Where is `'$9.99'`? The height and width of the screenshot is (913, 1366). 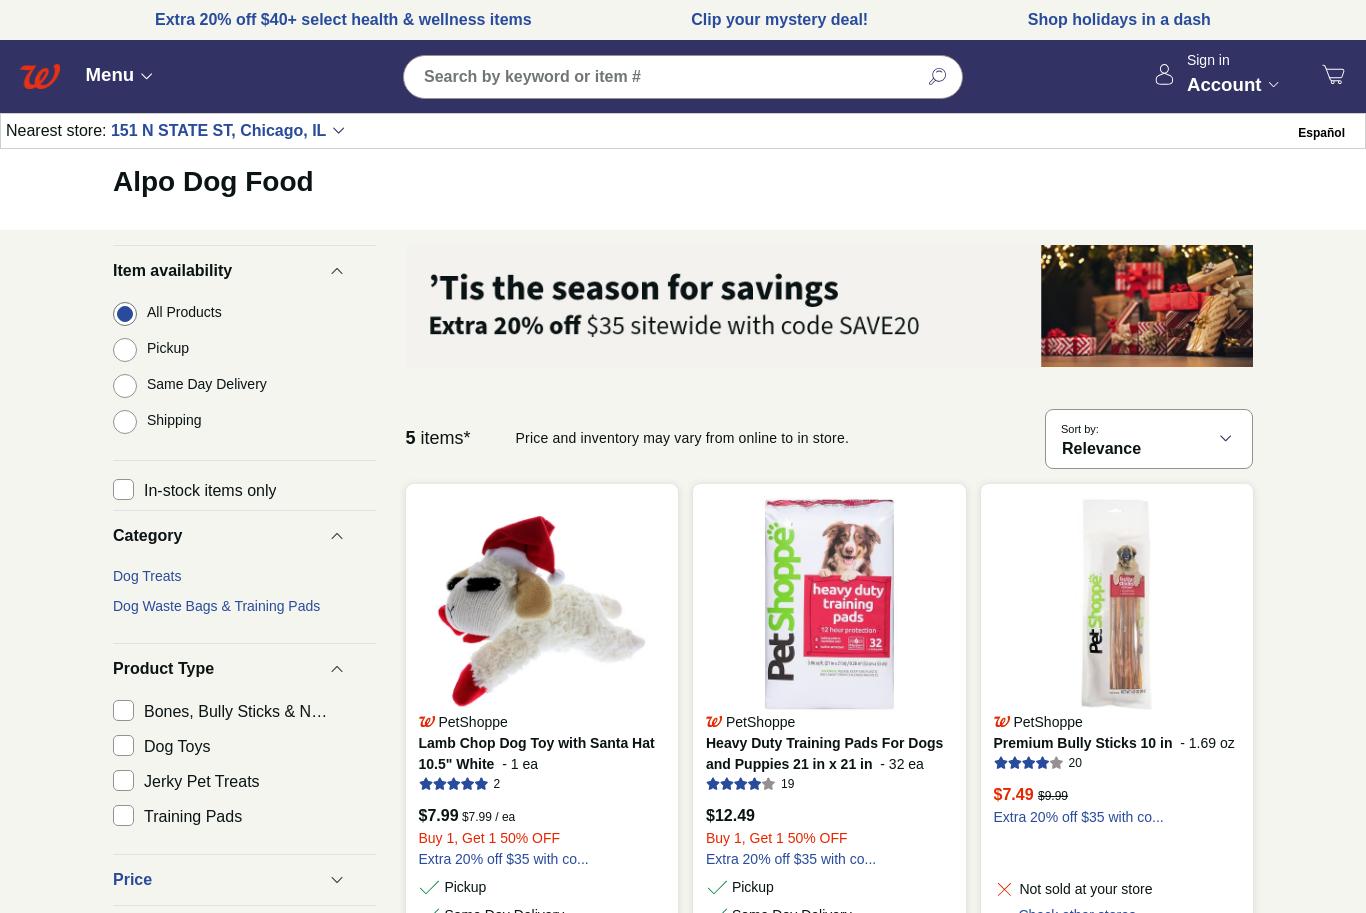
'$9.99' is located at coordinates (1052, 795).